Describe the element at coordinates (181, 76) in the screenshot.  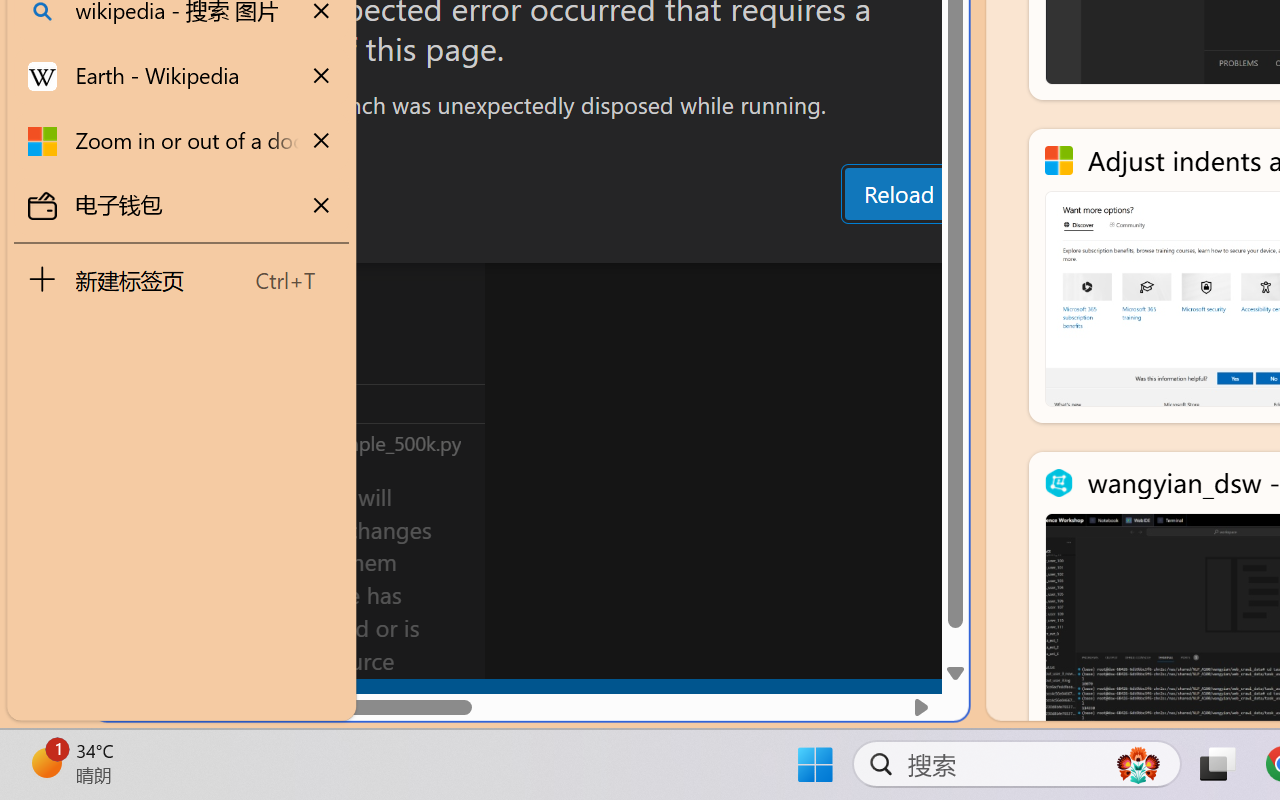
I see `'Earth - Wikipedia'` at that location.